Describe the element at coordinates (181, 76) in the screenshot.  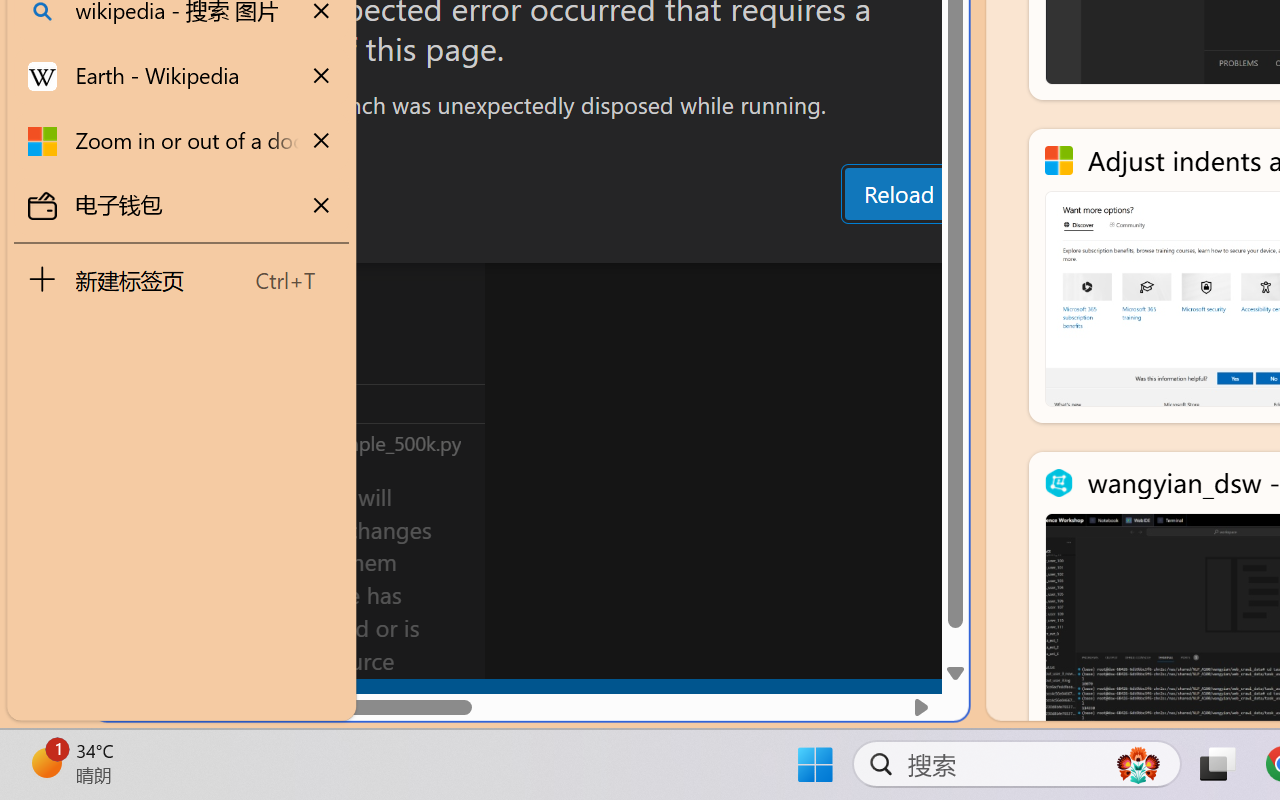
I see `'Earth - Wikipedia'` at that location.